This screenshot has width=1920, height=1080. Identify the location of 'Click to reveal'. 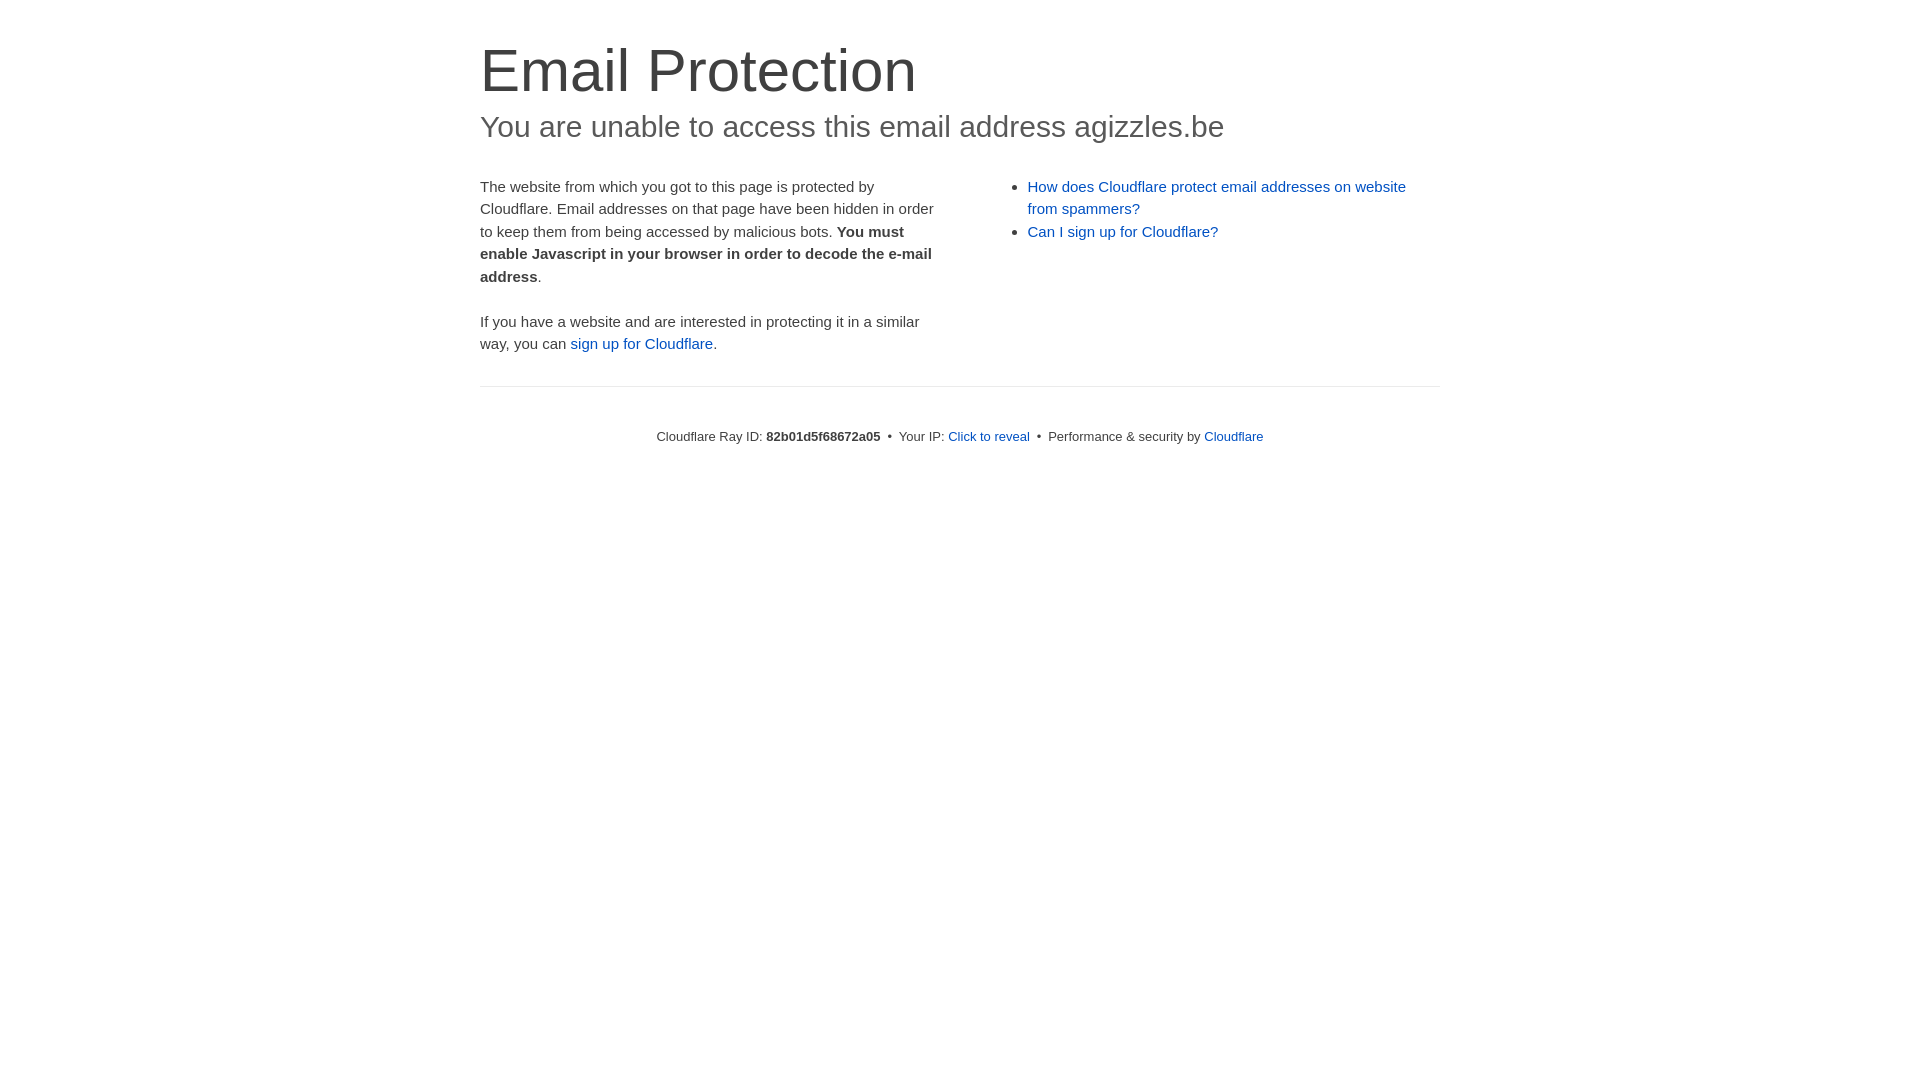
(988, 435).